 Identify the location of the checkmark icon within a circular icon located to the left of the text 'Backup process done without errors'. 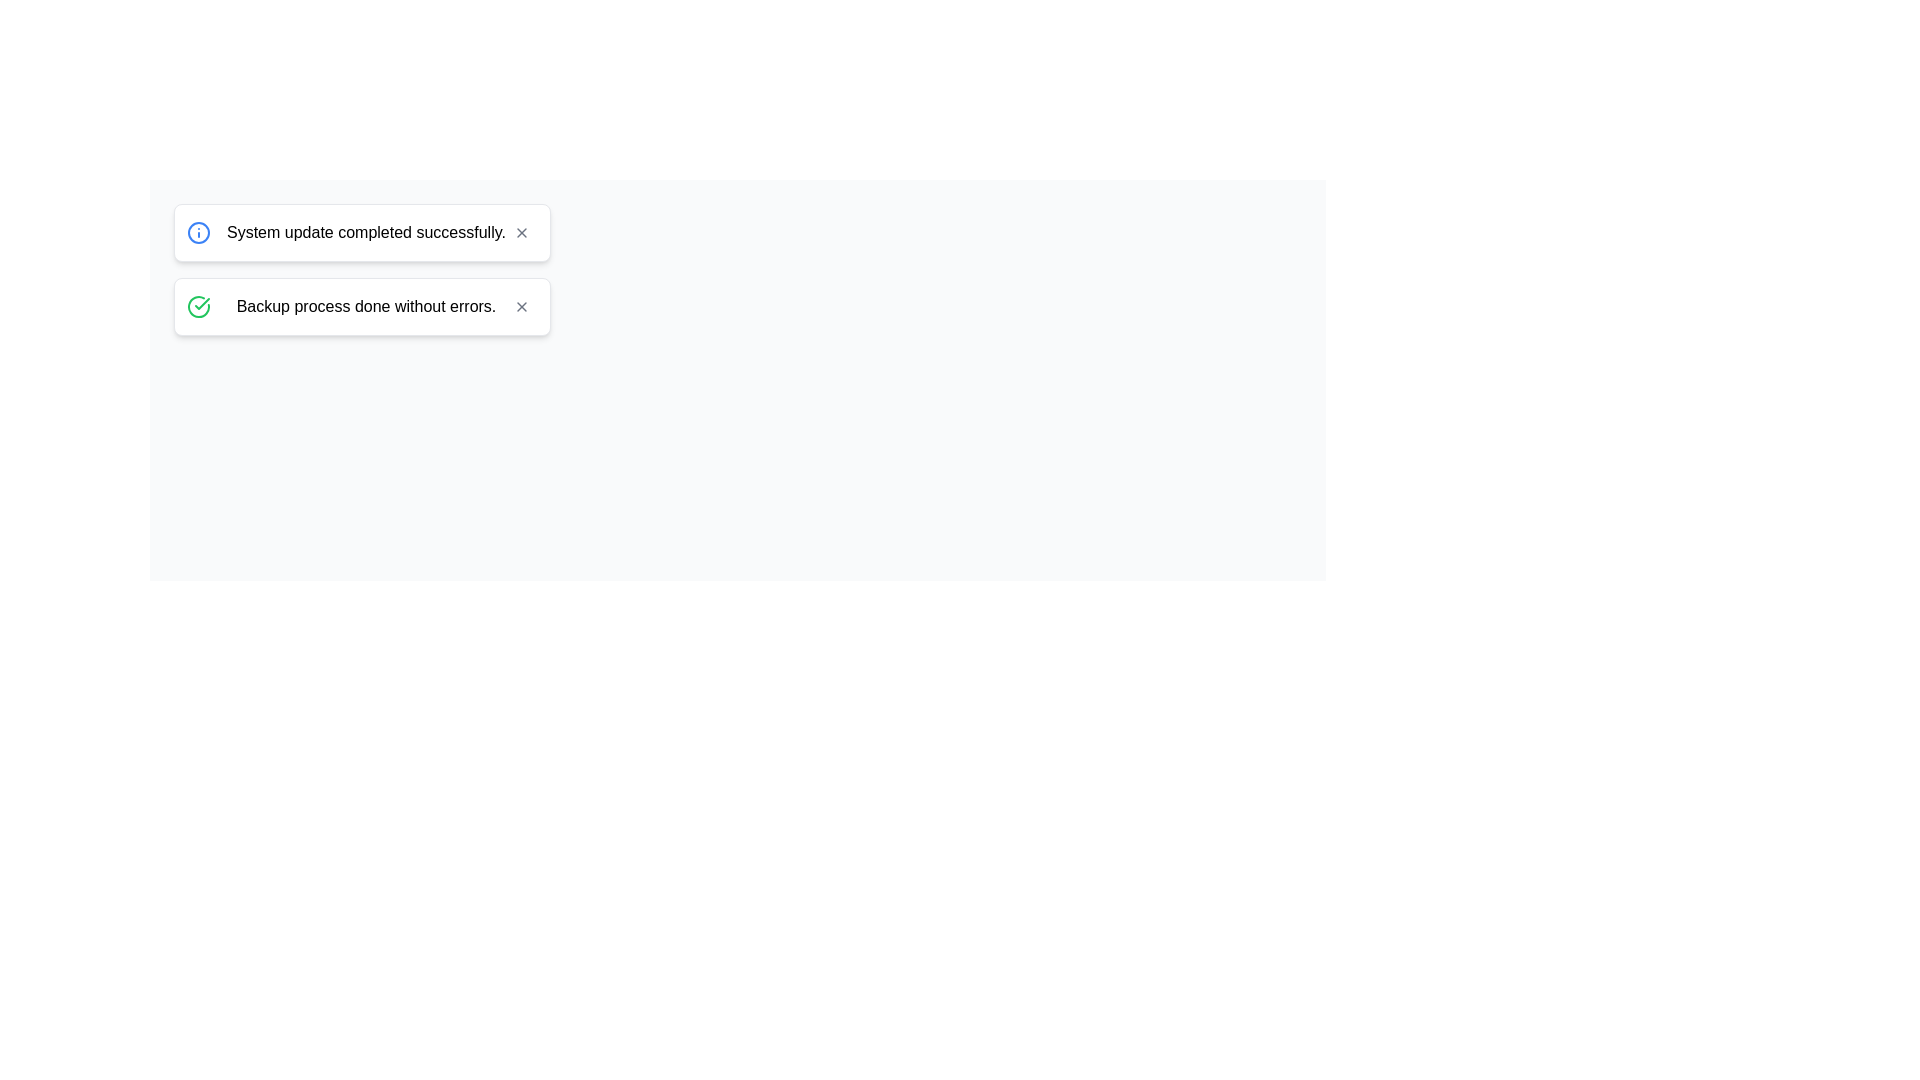
(202, 304).